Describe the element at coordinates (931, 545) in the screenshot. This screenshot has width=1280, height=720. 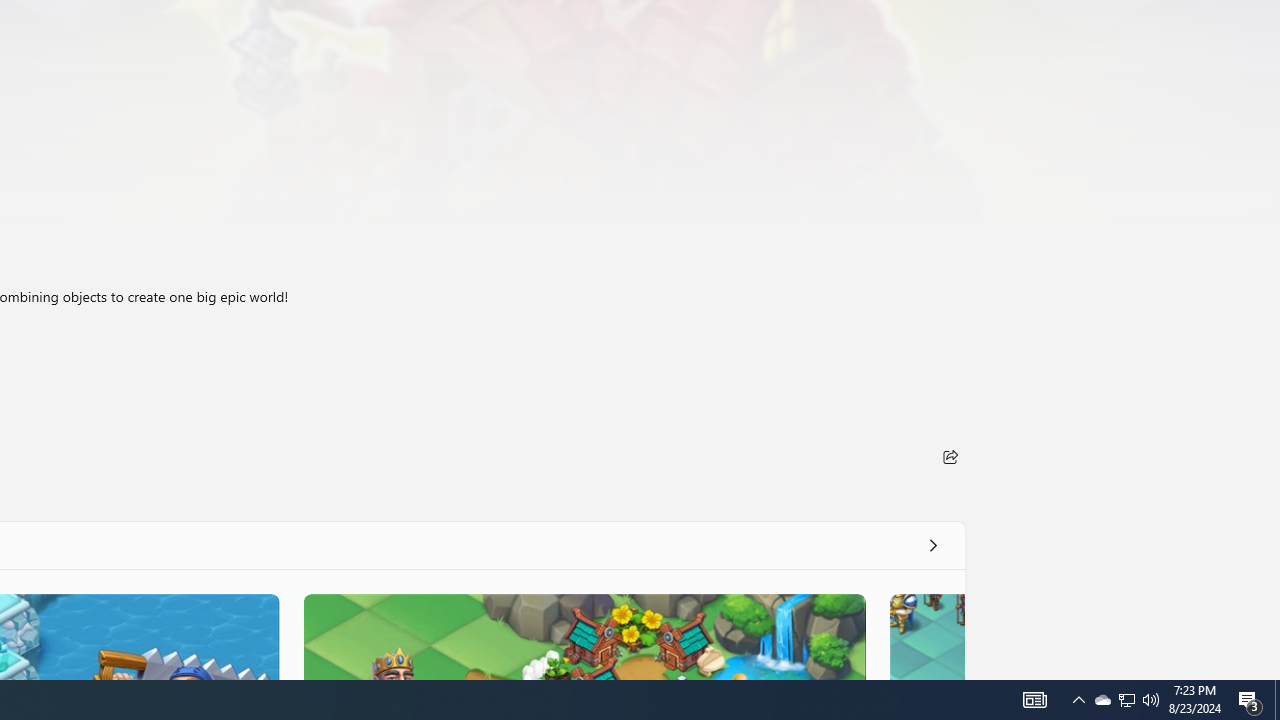
I see `'See all'` at that location.